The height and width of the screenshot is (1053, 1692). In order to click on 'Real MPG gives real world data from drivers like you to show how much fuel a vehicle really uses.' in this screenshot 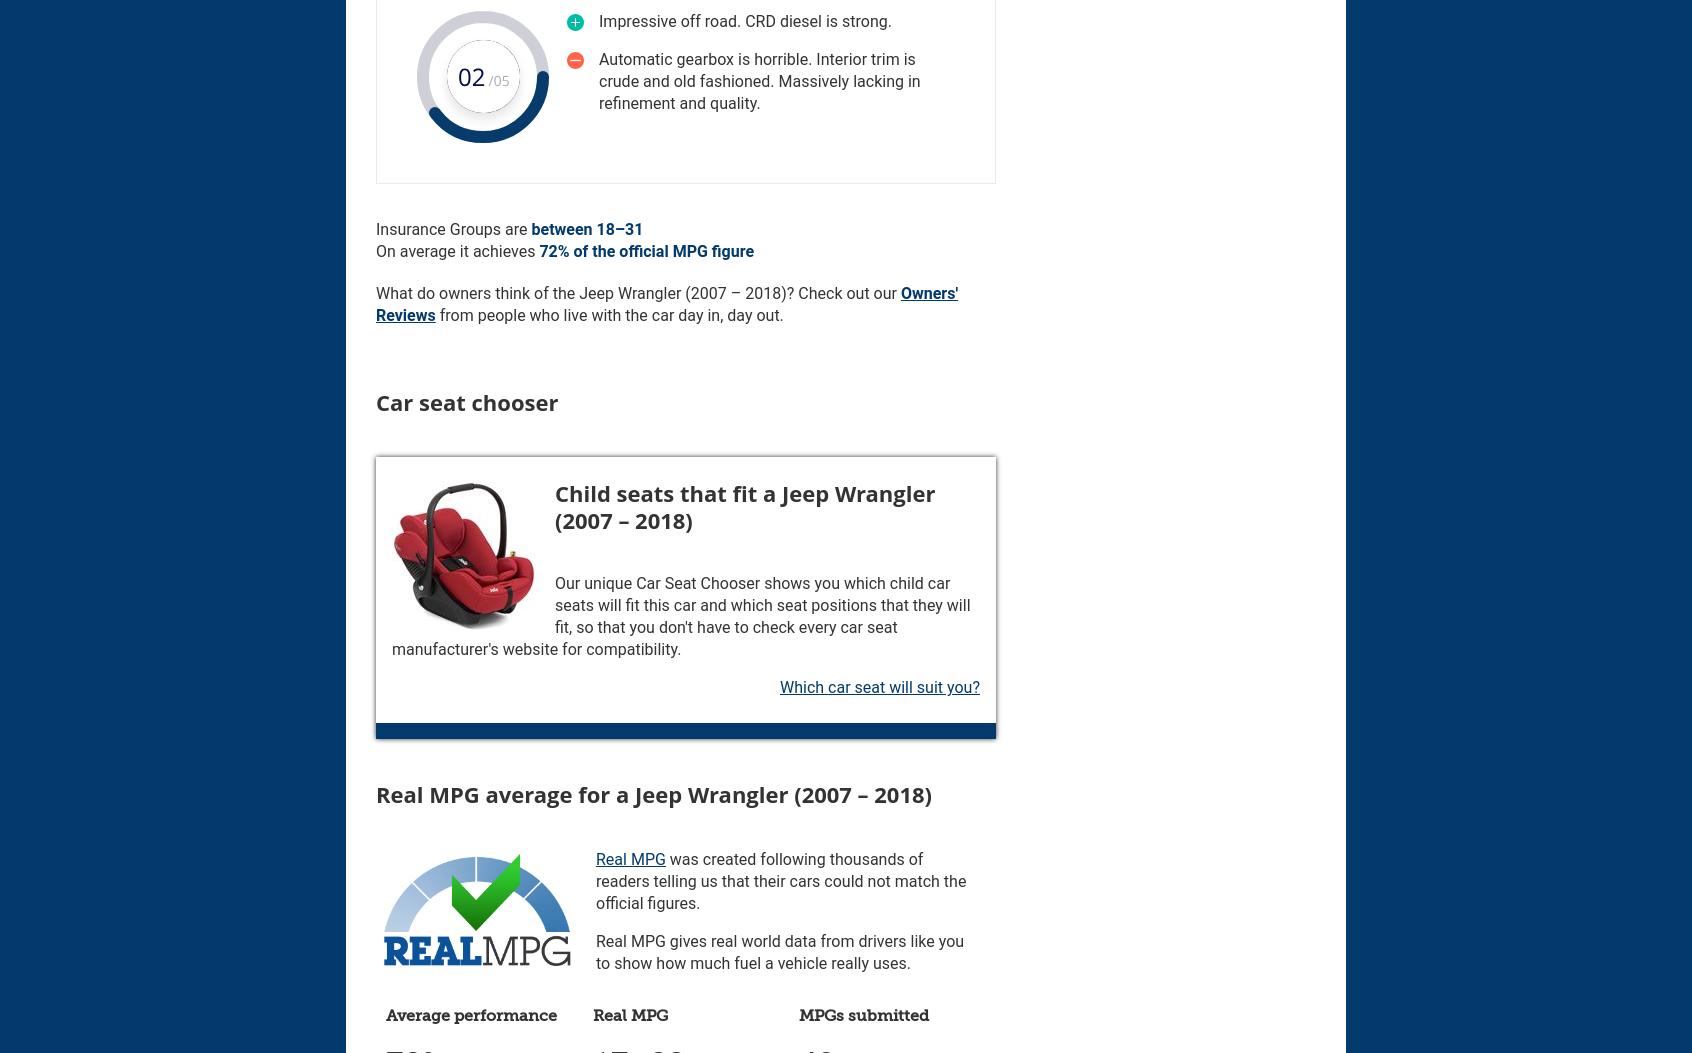, I will do `click(780, 951)`.